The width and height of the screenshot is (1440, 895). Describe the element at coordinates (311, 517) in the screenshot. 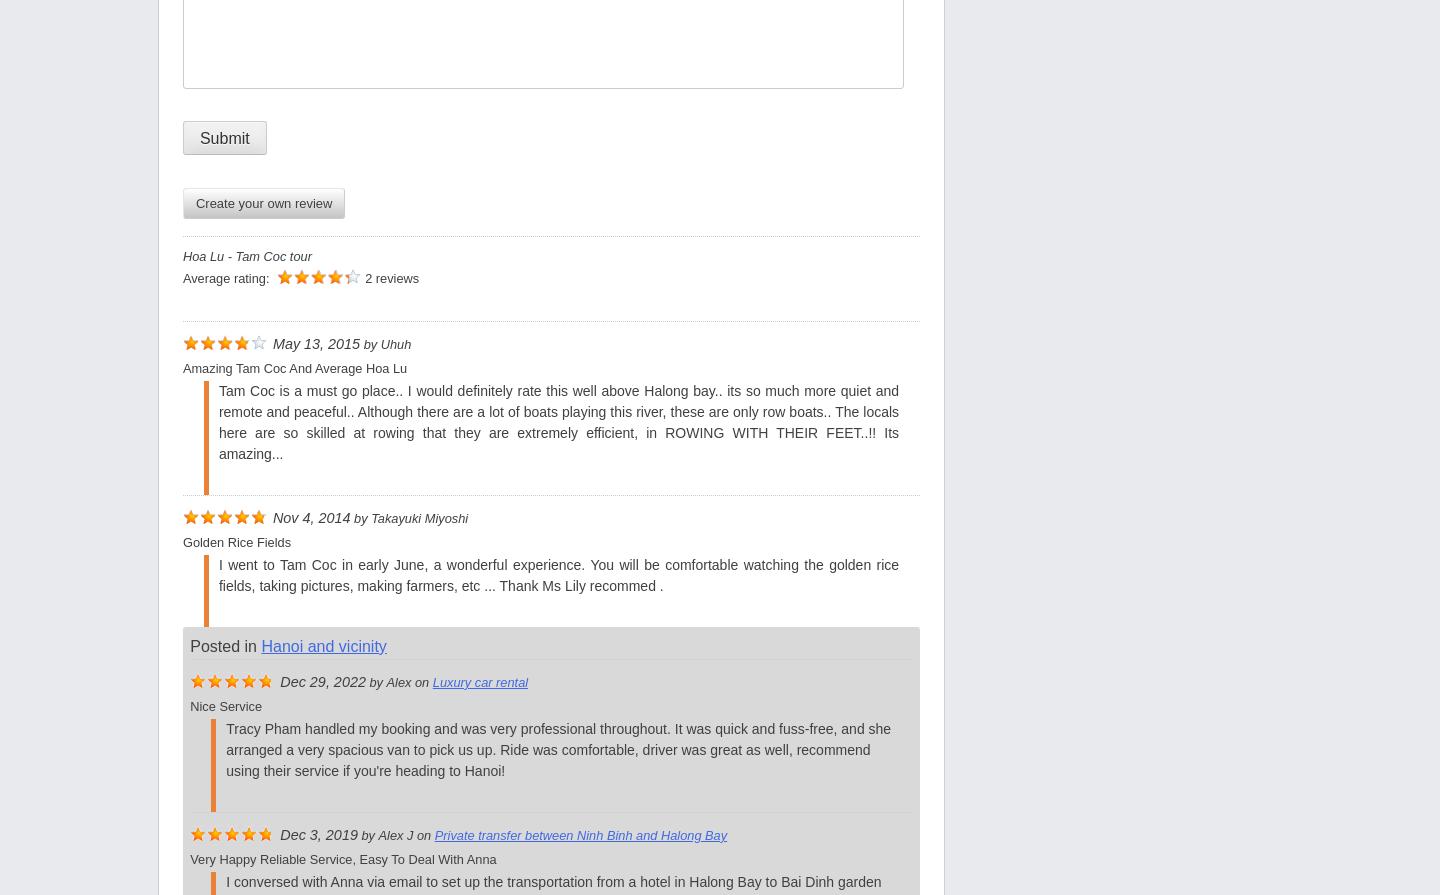

I see `'Nov 4, 2014'` at that location.